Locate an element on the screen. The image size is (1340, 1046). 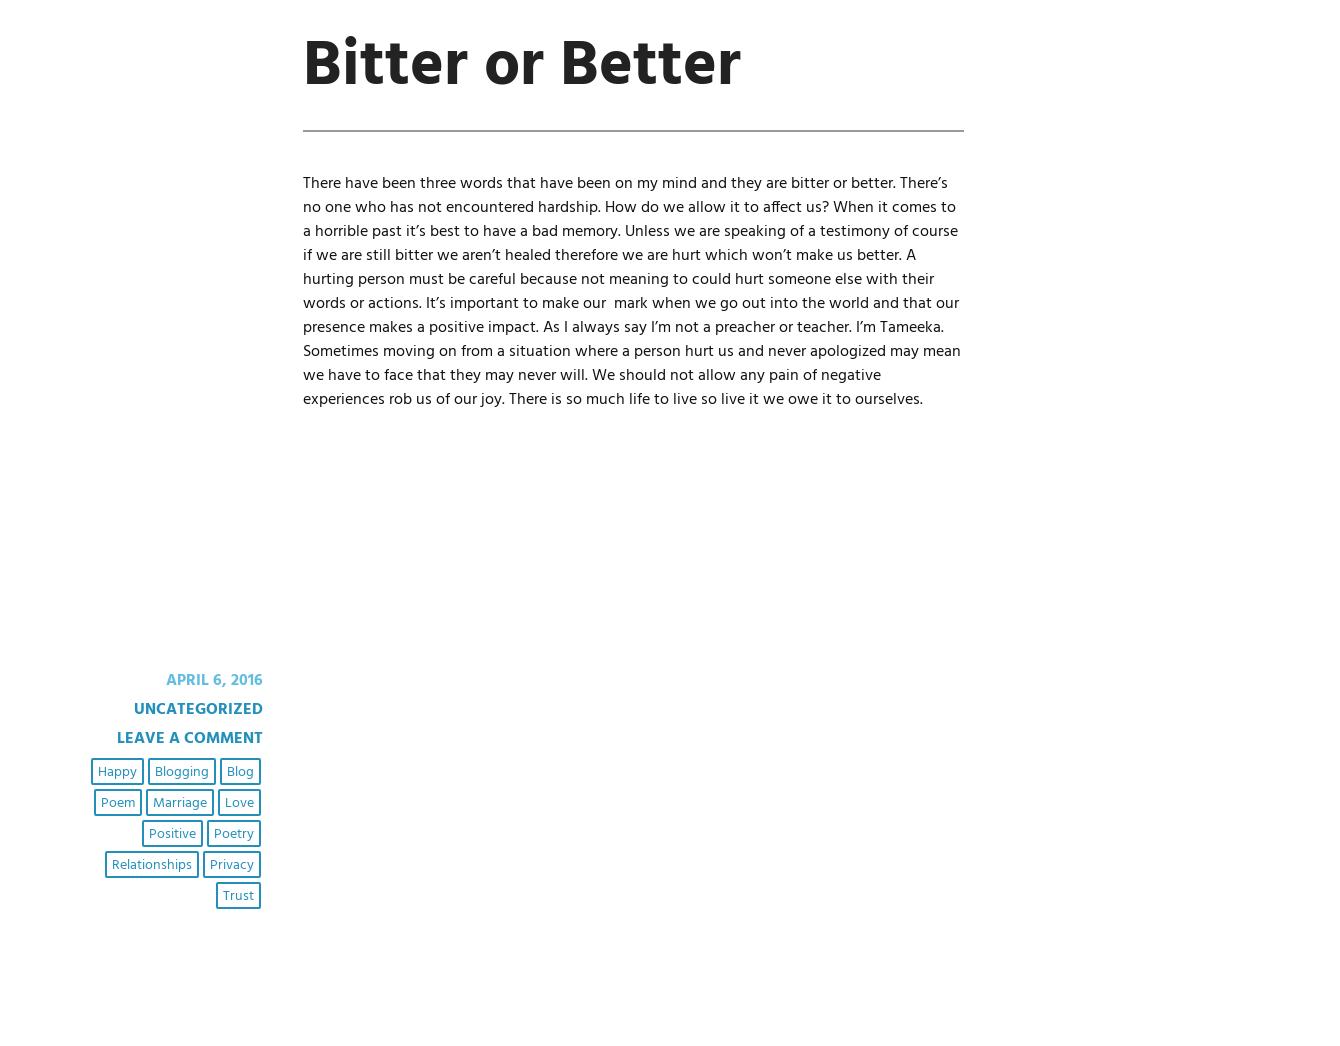
'blogging' is located at coordinates (180, 770).